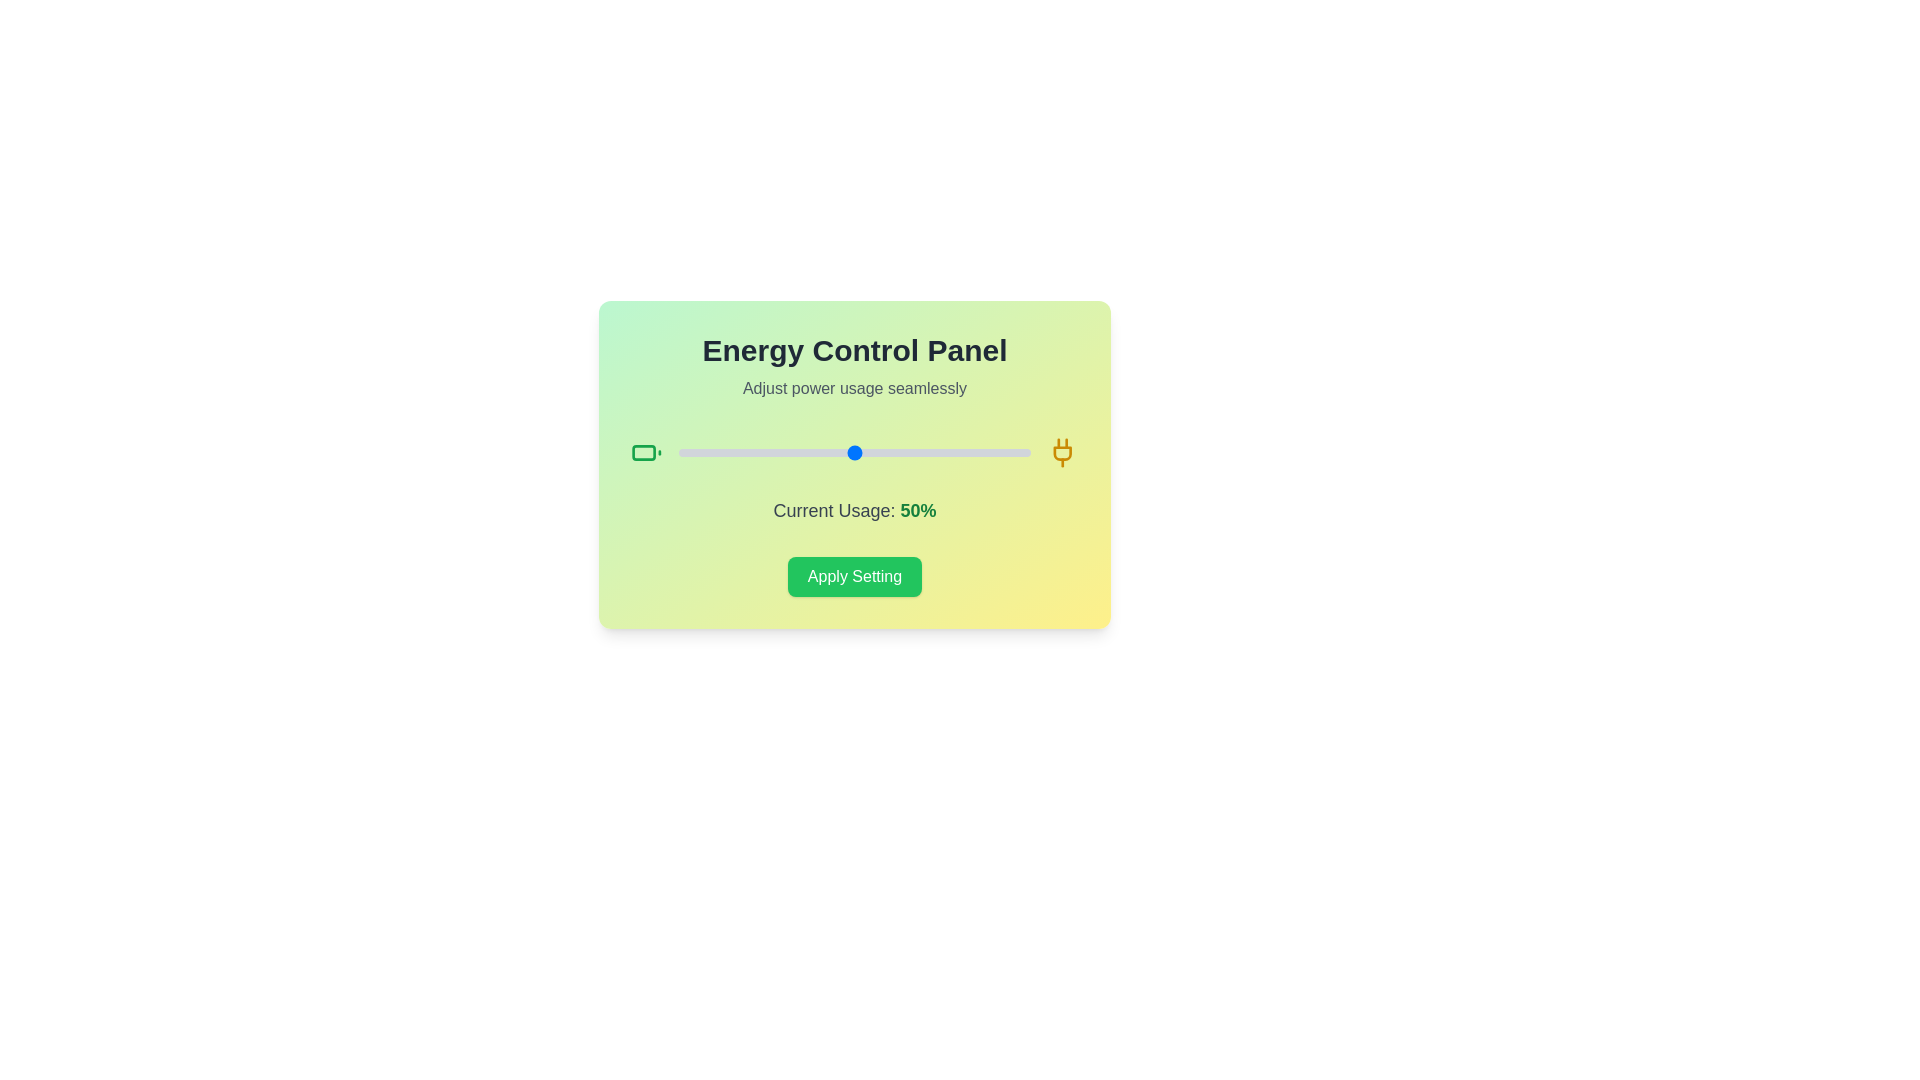 The width and height of the screenshot is (1920, 1080). I want to click on the energy usage slider, so click(819, 452).